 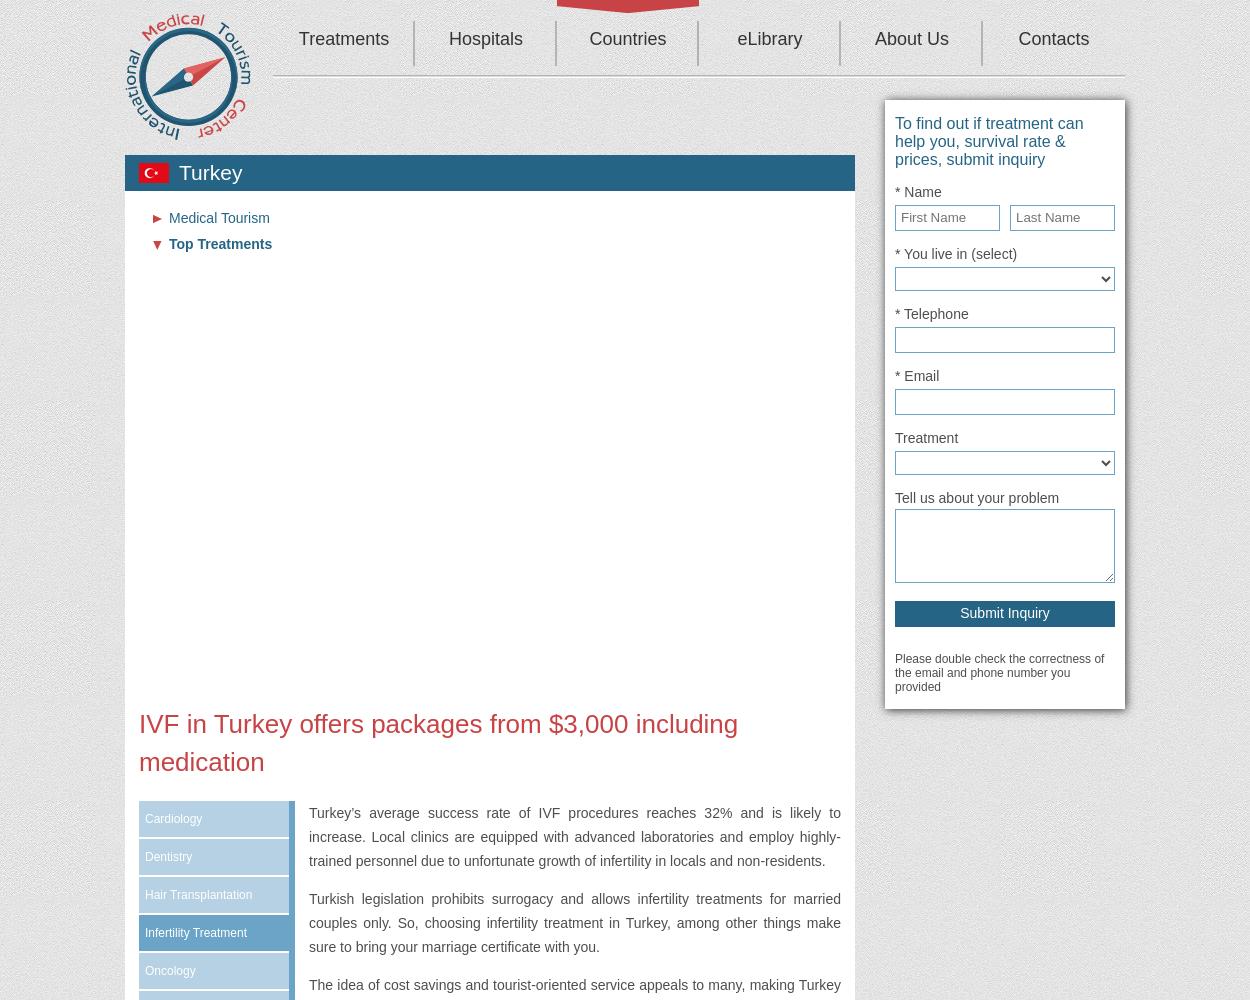 I want to click on 'Oncology', so click(x=170, y=970).